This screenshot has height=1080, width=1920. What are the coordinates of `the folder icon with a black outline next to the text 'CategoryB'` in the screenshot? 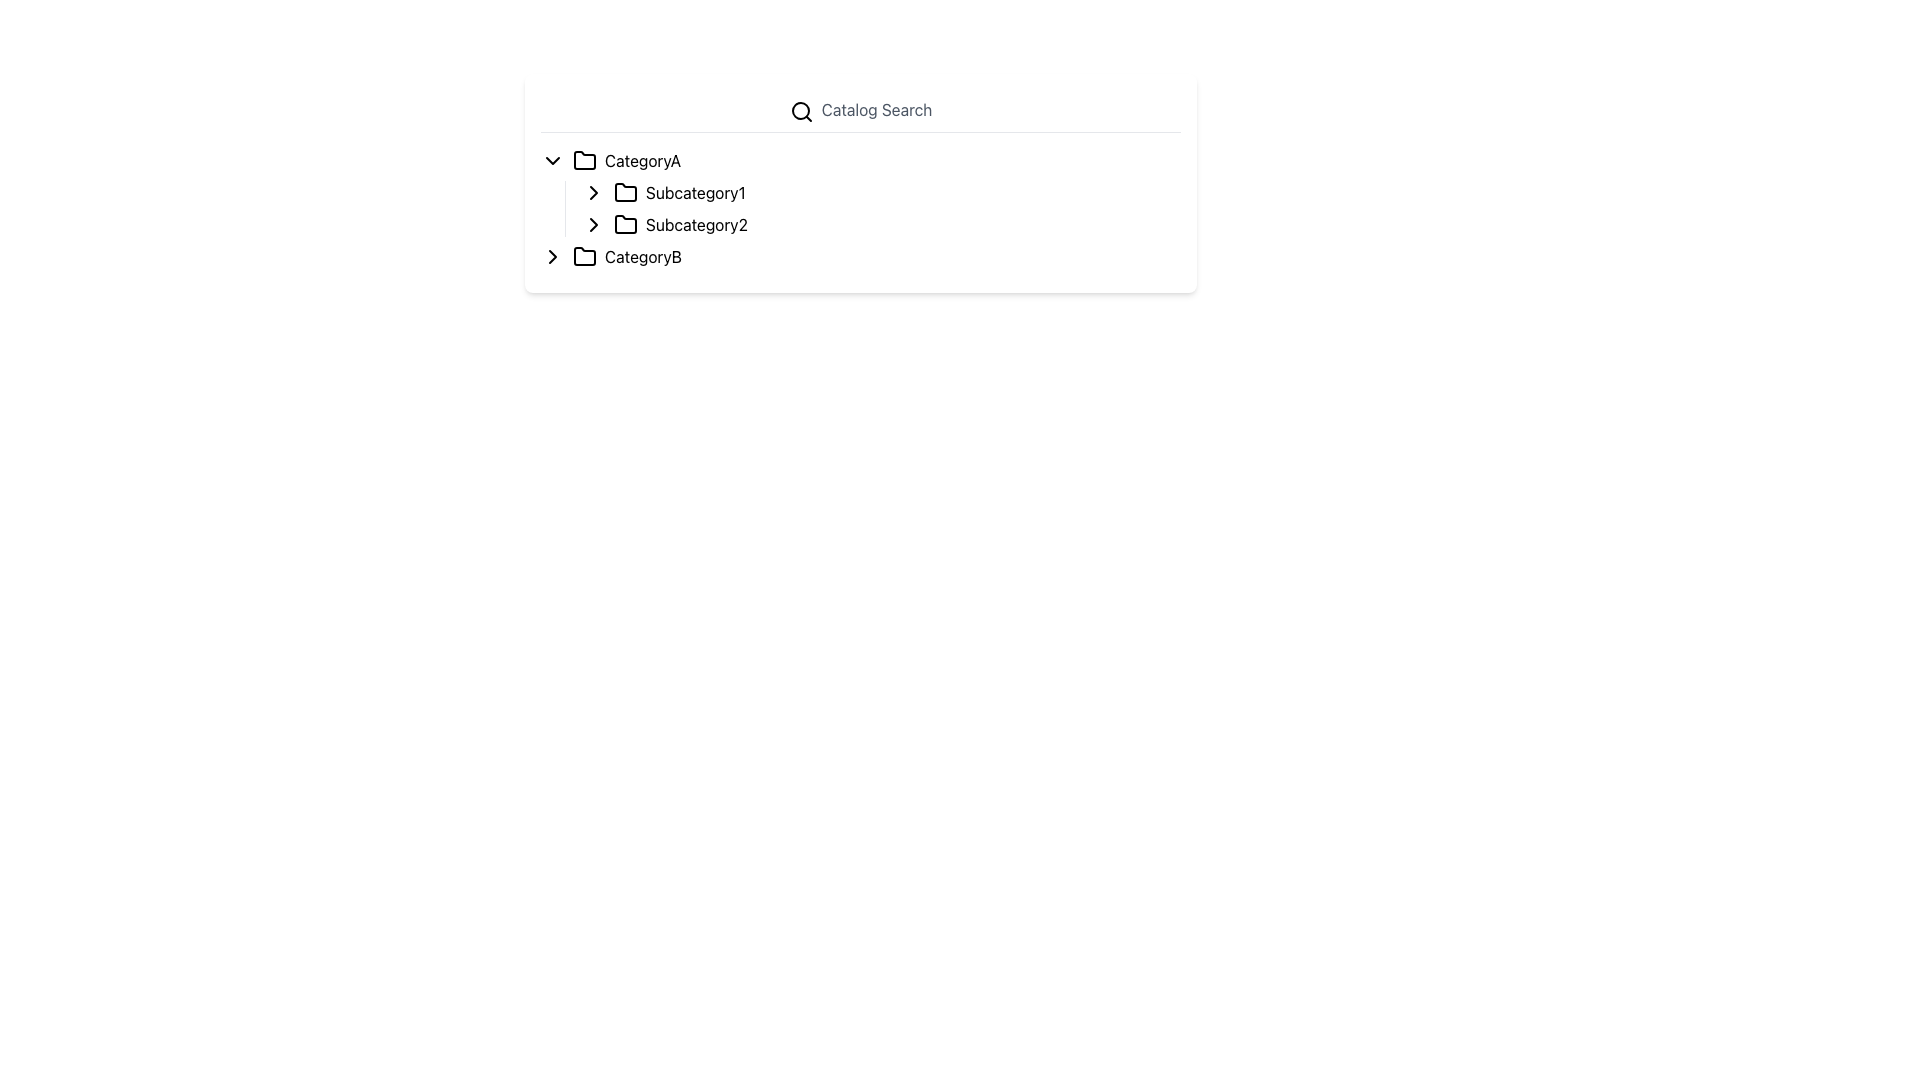 It's located at (584, 254).